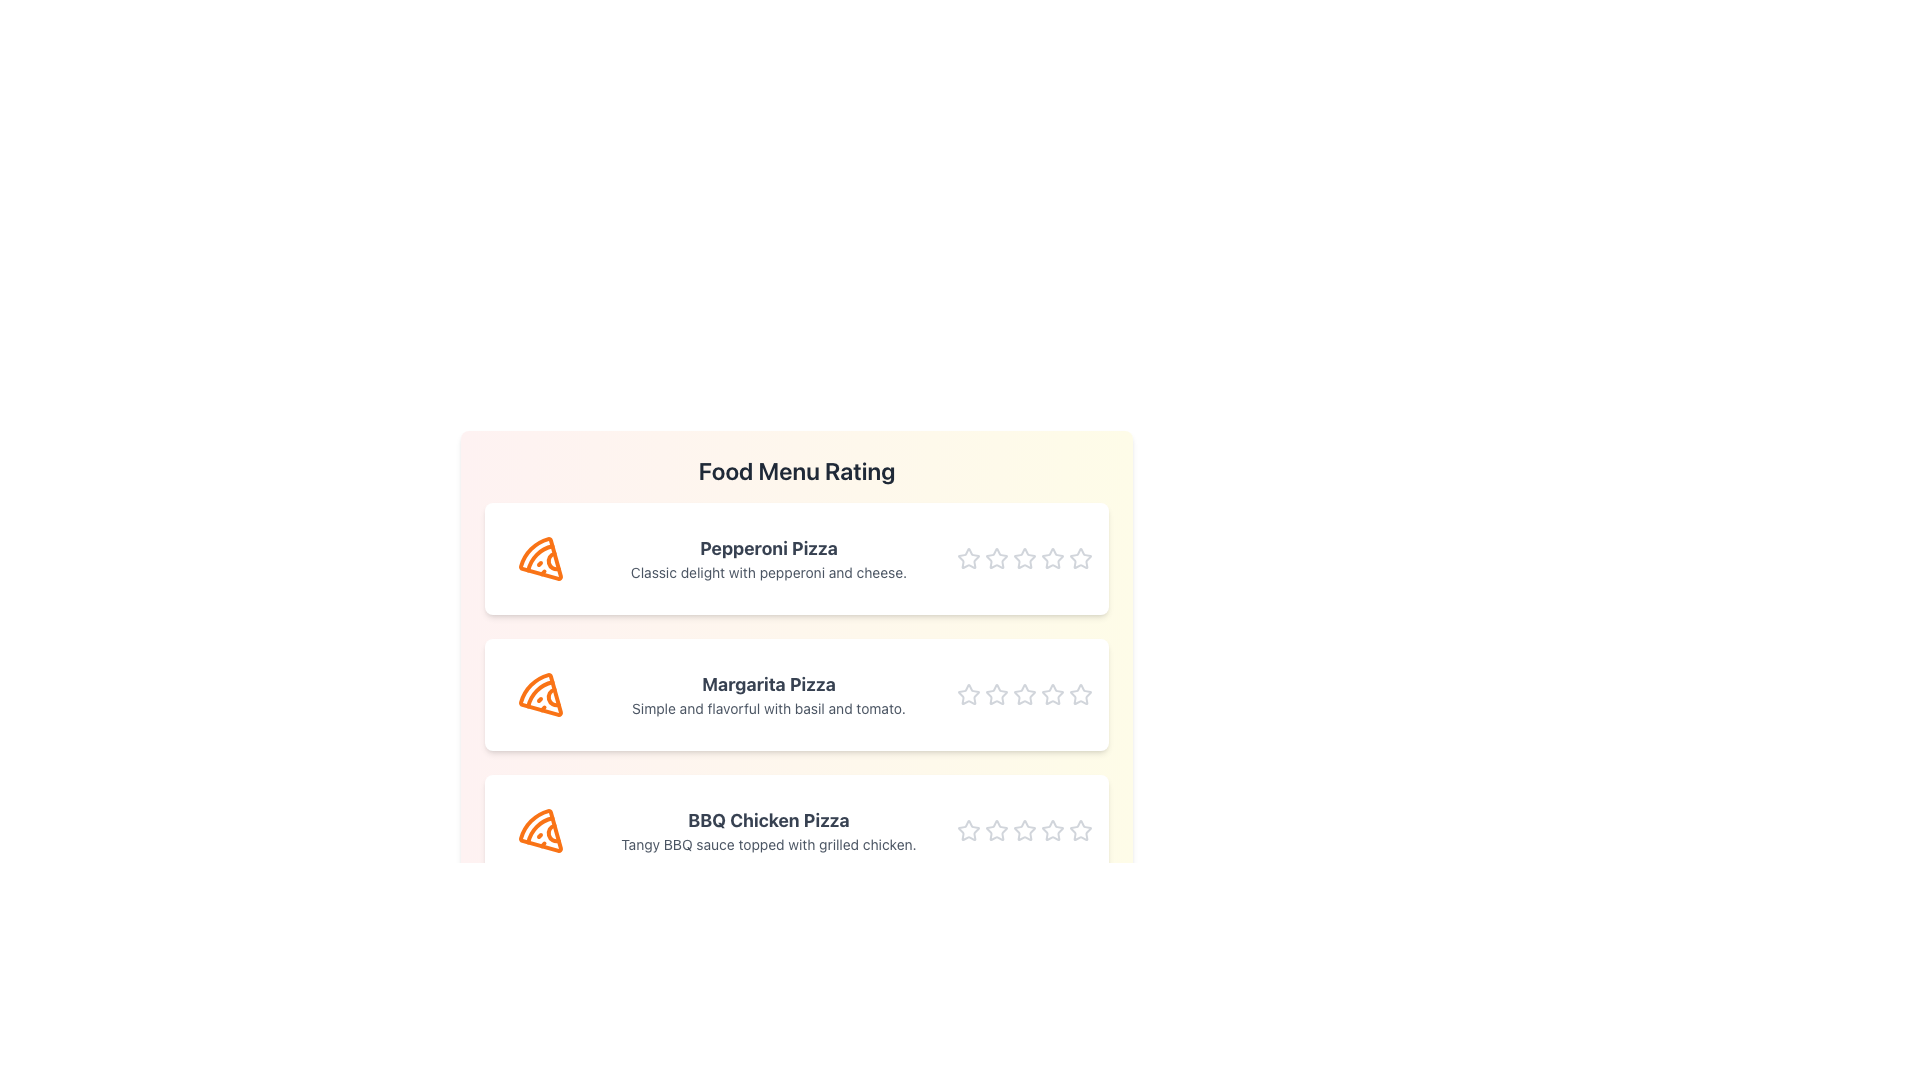 This screenshot has width=1920, height=1080. I want to click on the third star, so click(1025, 830).